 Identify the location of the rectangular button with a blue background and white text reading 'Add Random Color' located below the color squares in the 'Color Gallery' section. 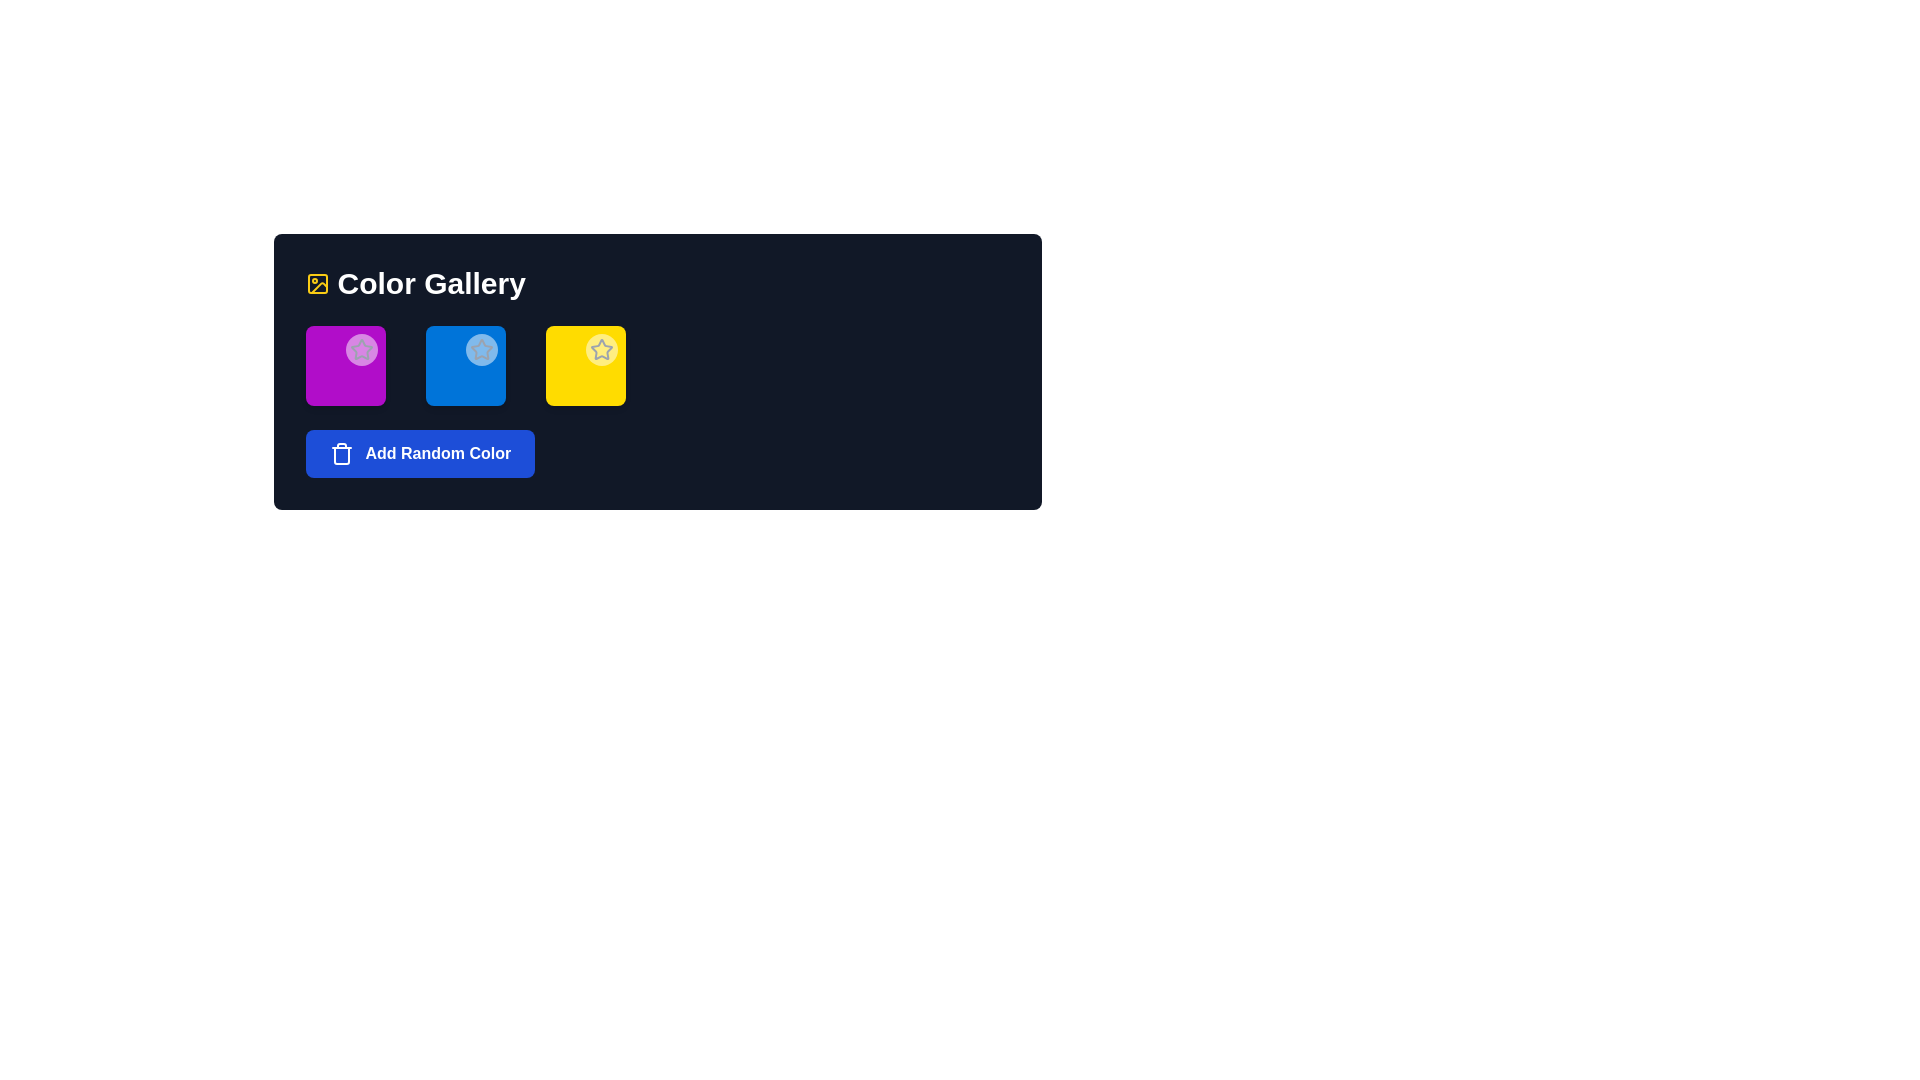
(419, 454).